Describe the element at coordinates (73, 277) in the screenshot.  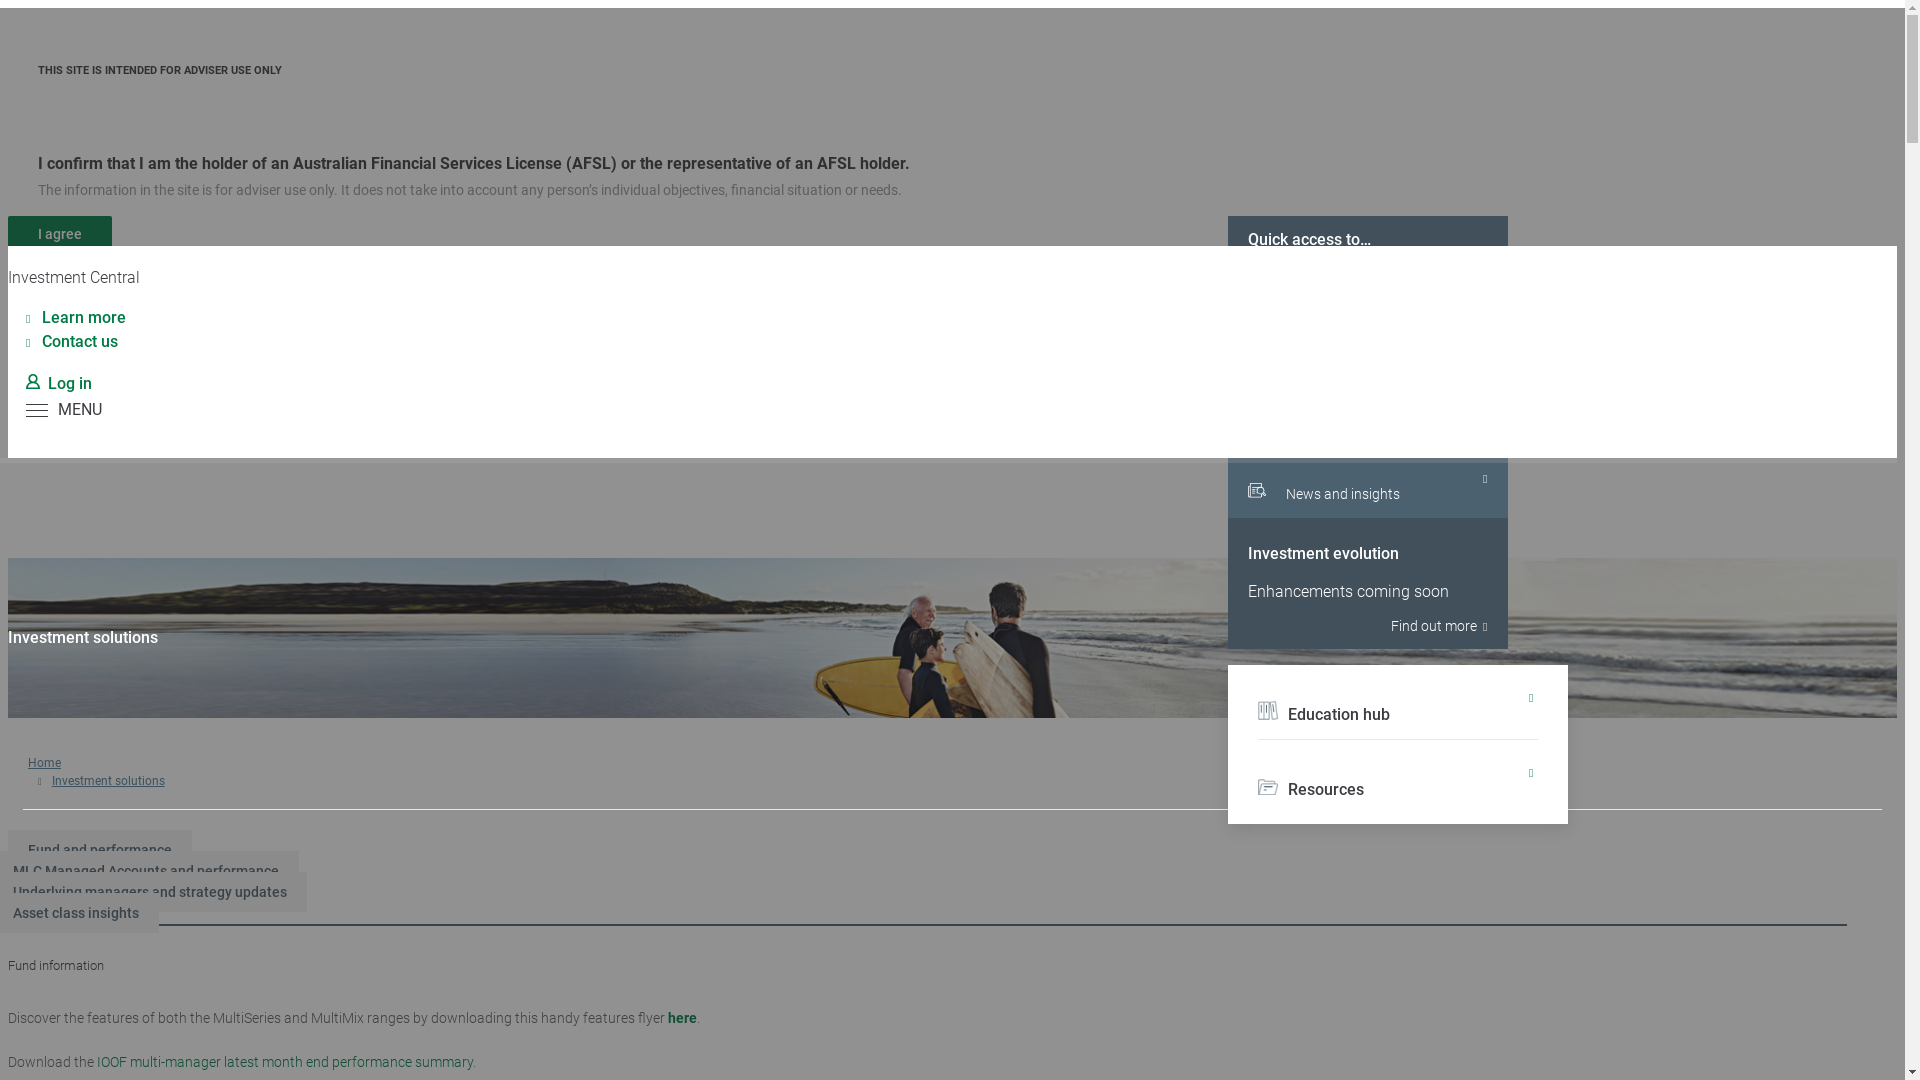
I see `'Investment Central'` at that location.